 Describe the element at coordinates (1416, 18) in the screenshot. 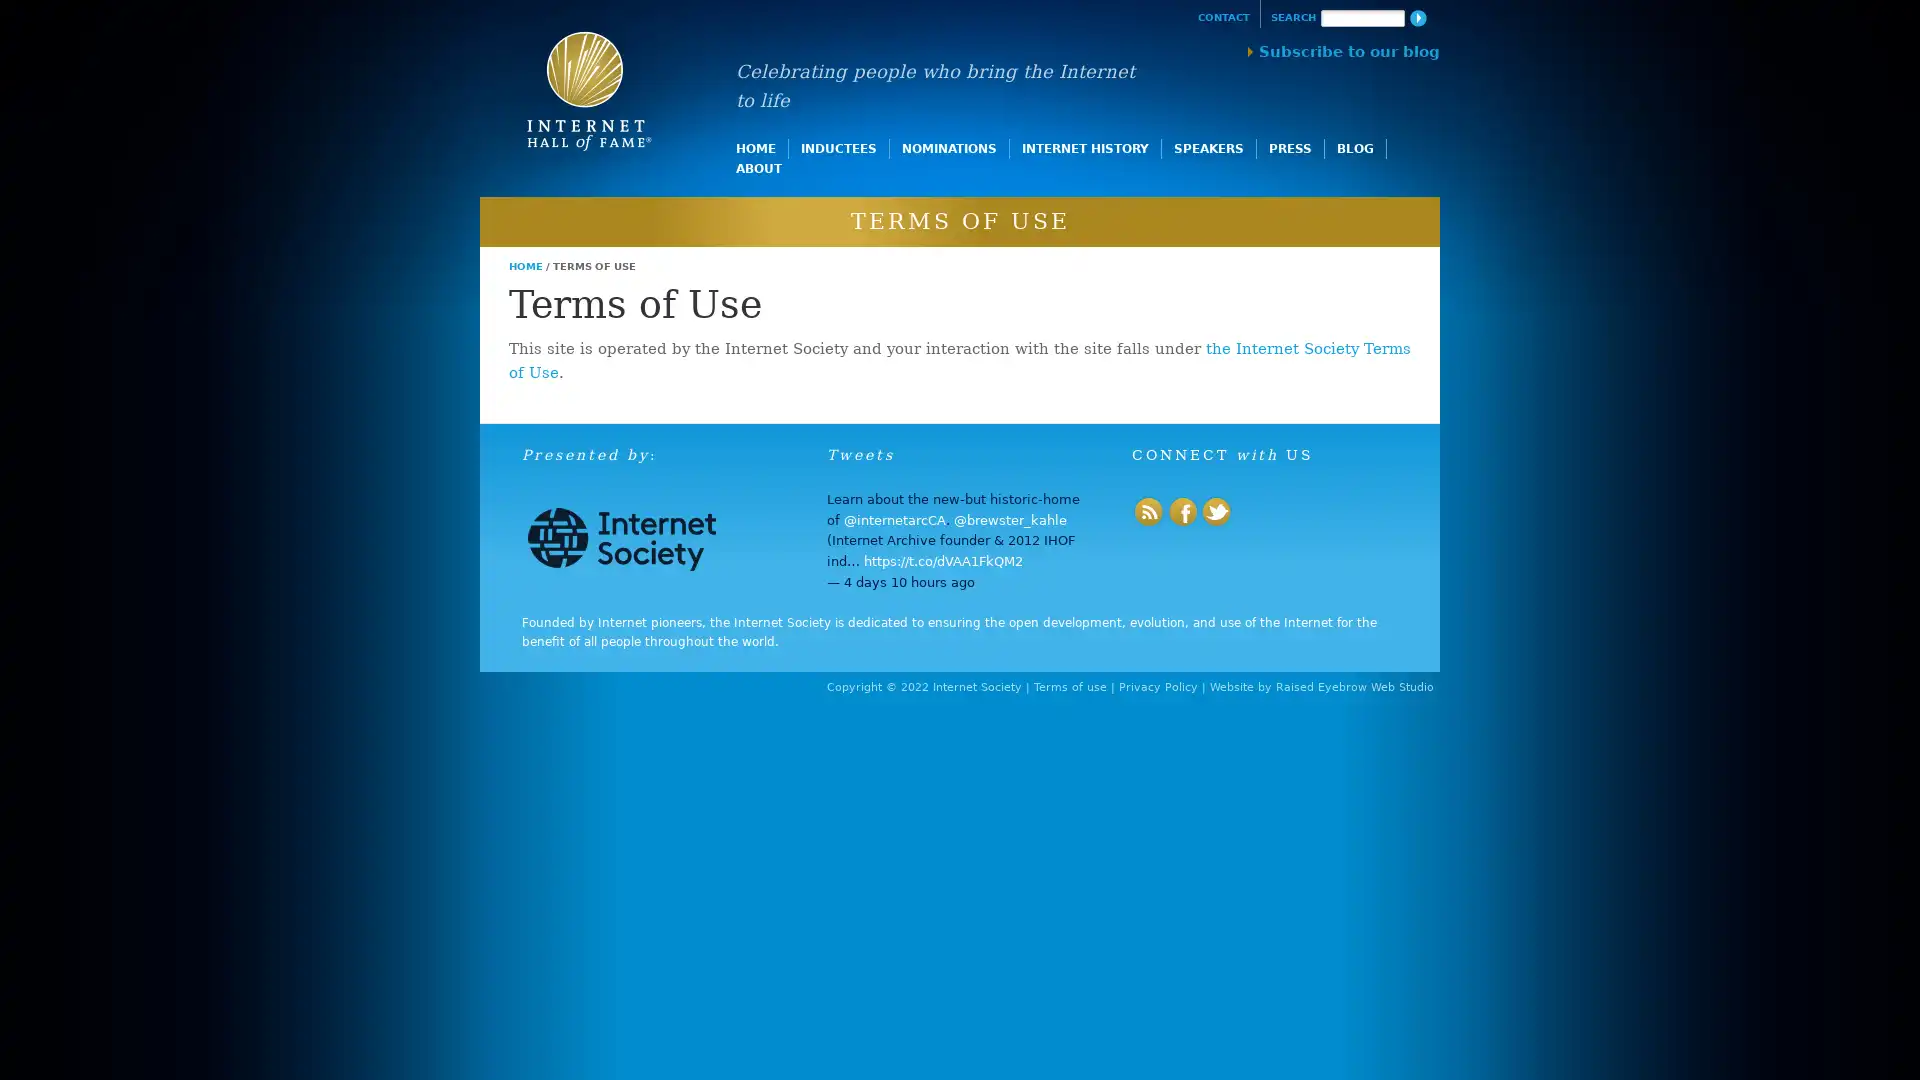

I see `Search` at that location.